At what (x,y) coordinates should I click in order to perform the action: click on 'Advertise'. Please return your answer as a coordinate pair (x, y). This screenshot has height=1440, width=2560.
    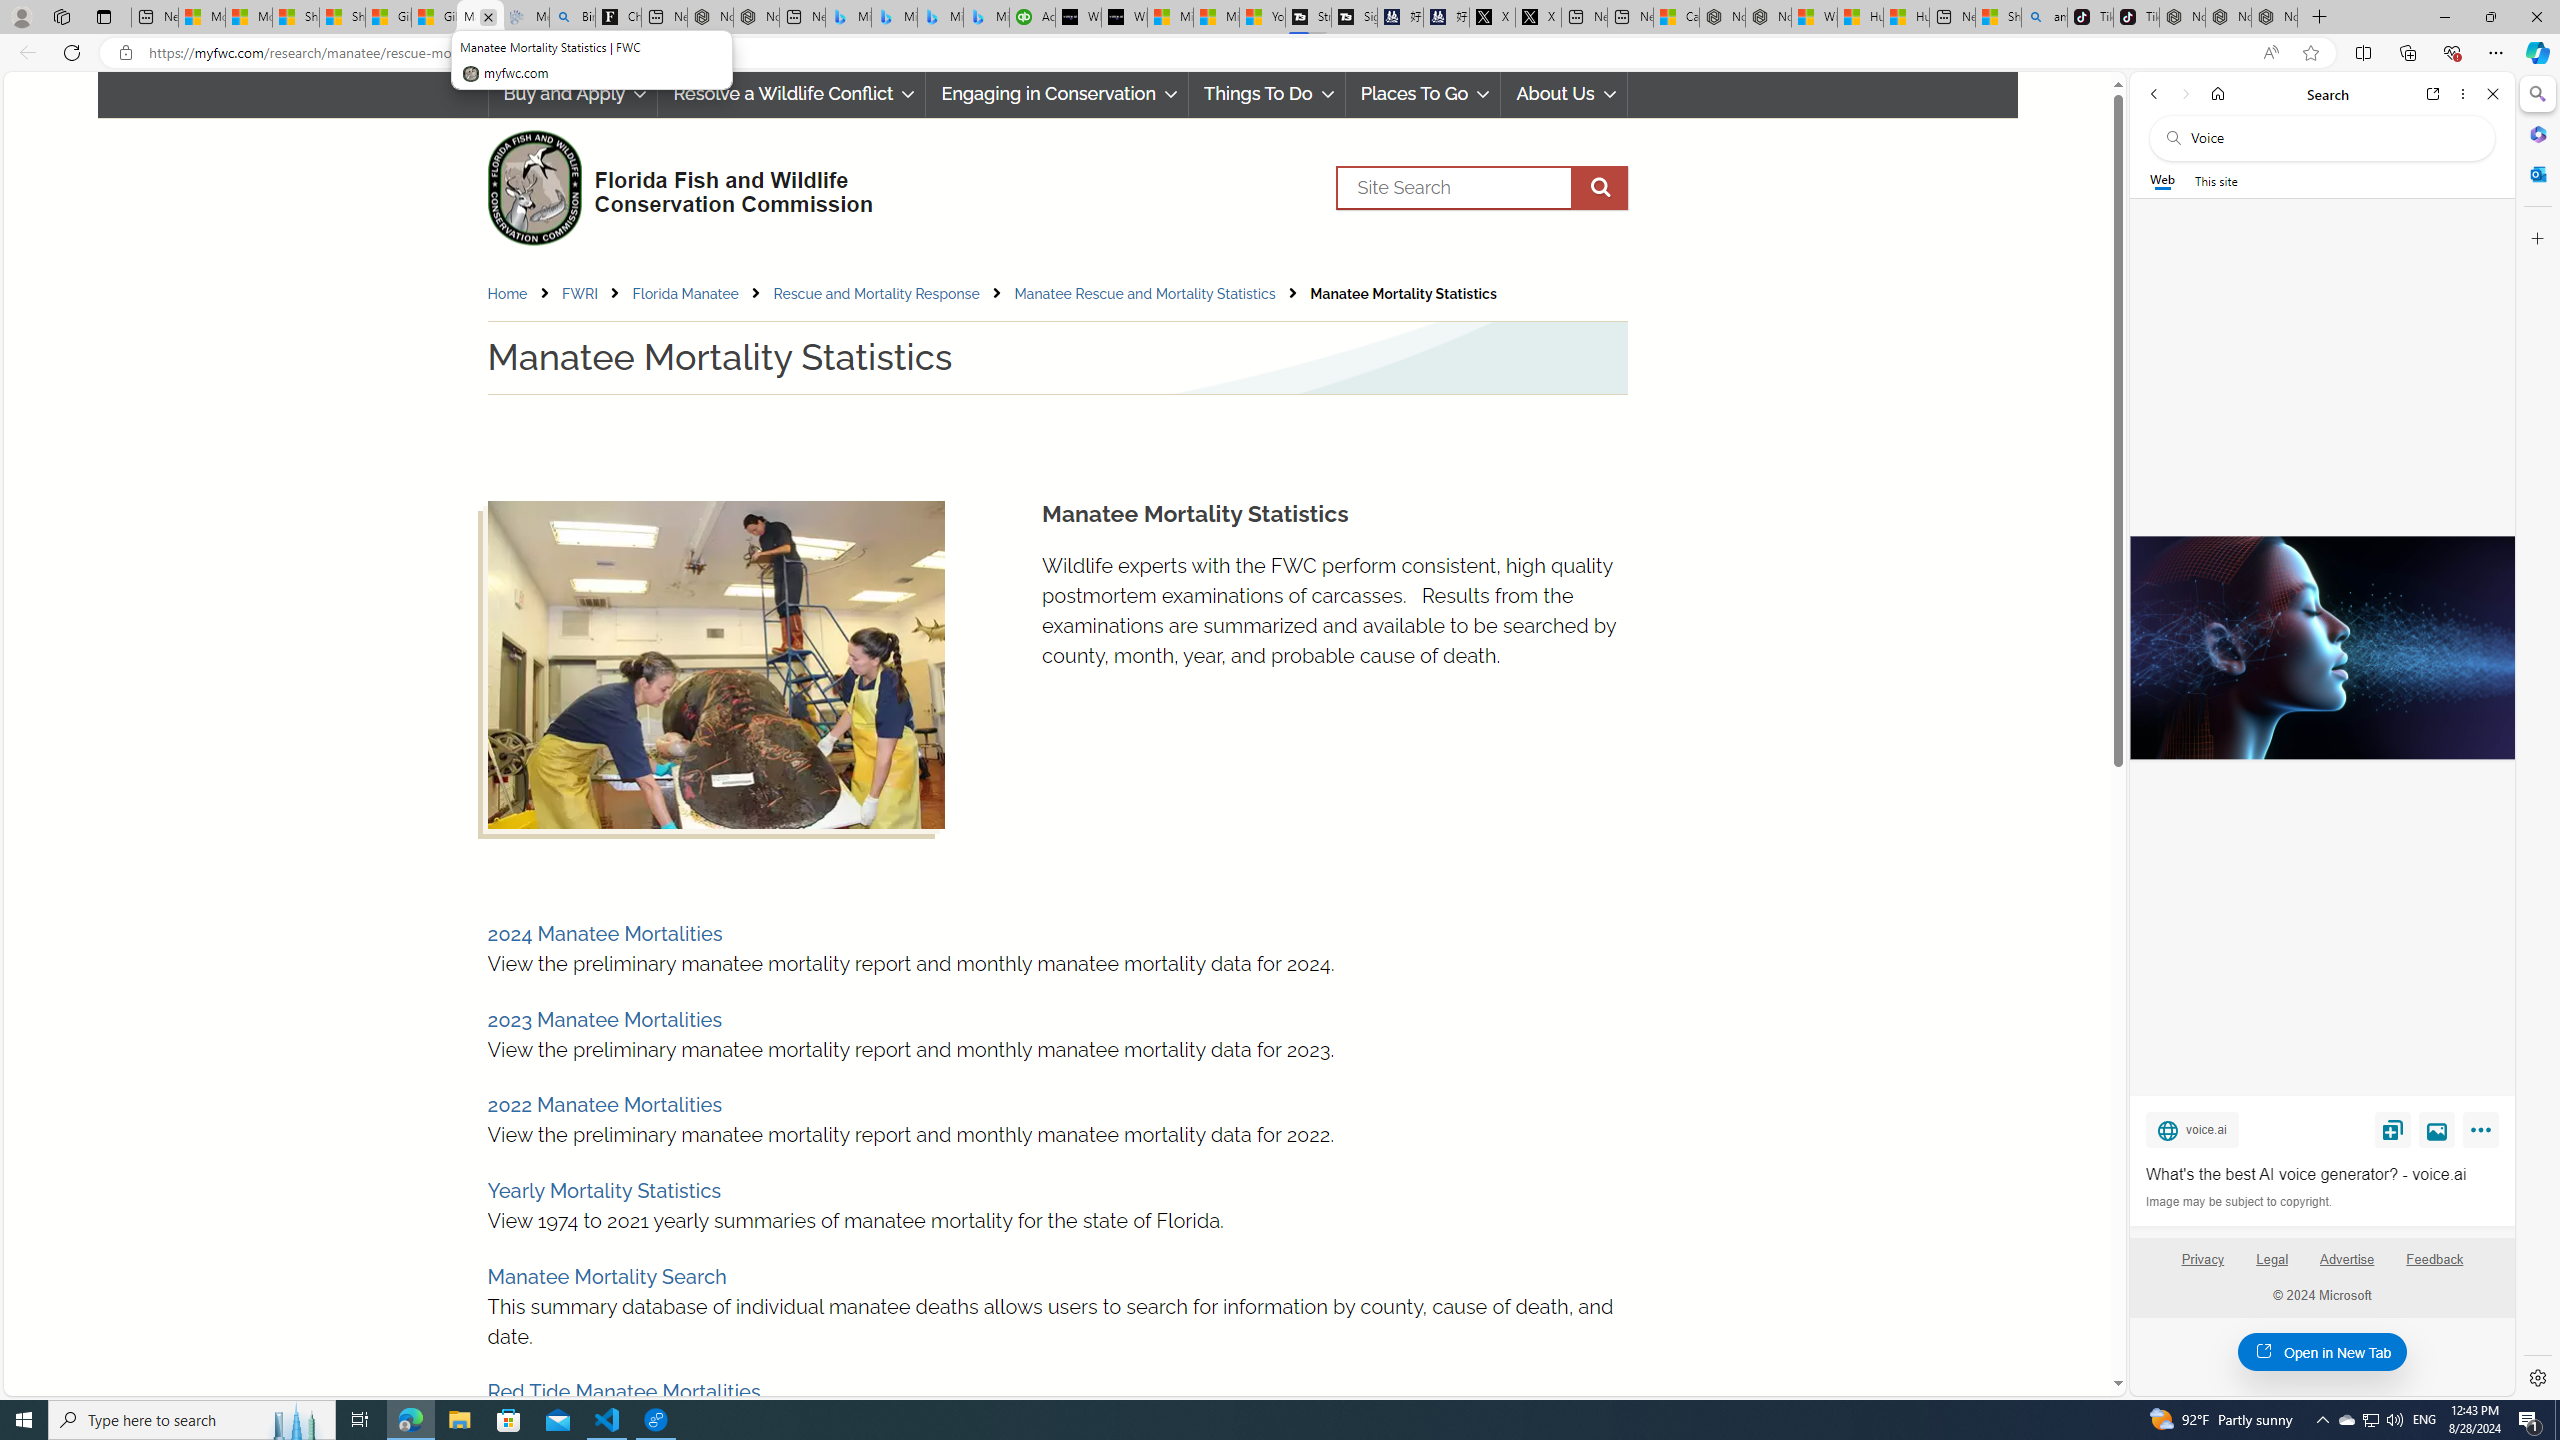
    Looking at the image, I should click on (2347, 1259).